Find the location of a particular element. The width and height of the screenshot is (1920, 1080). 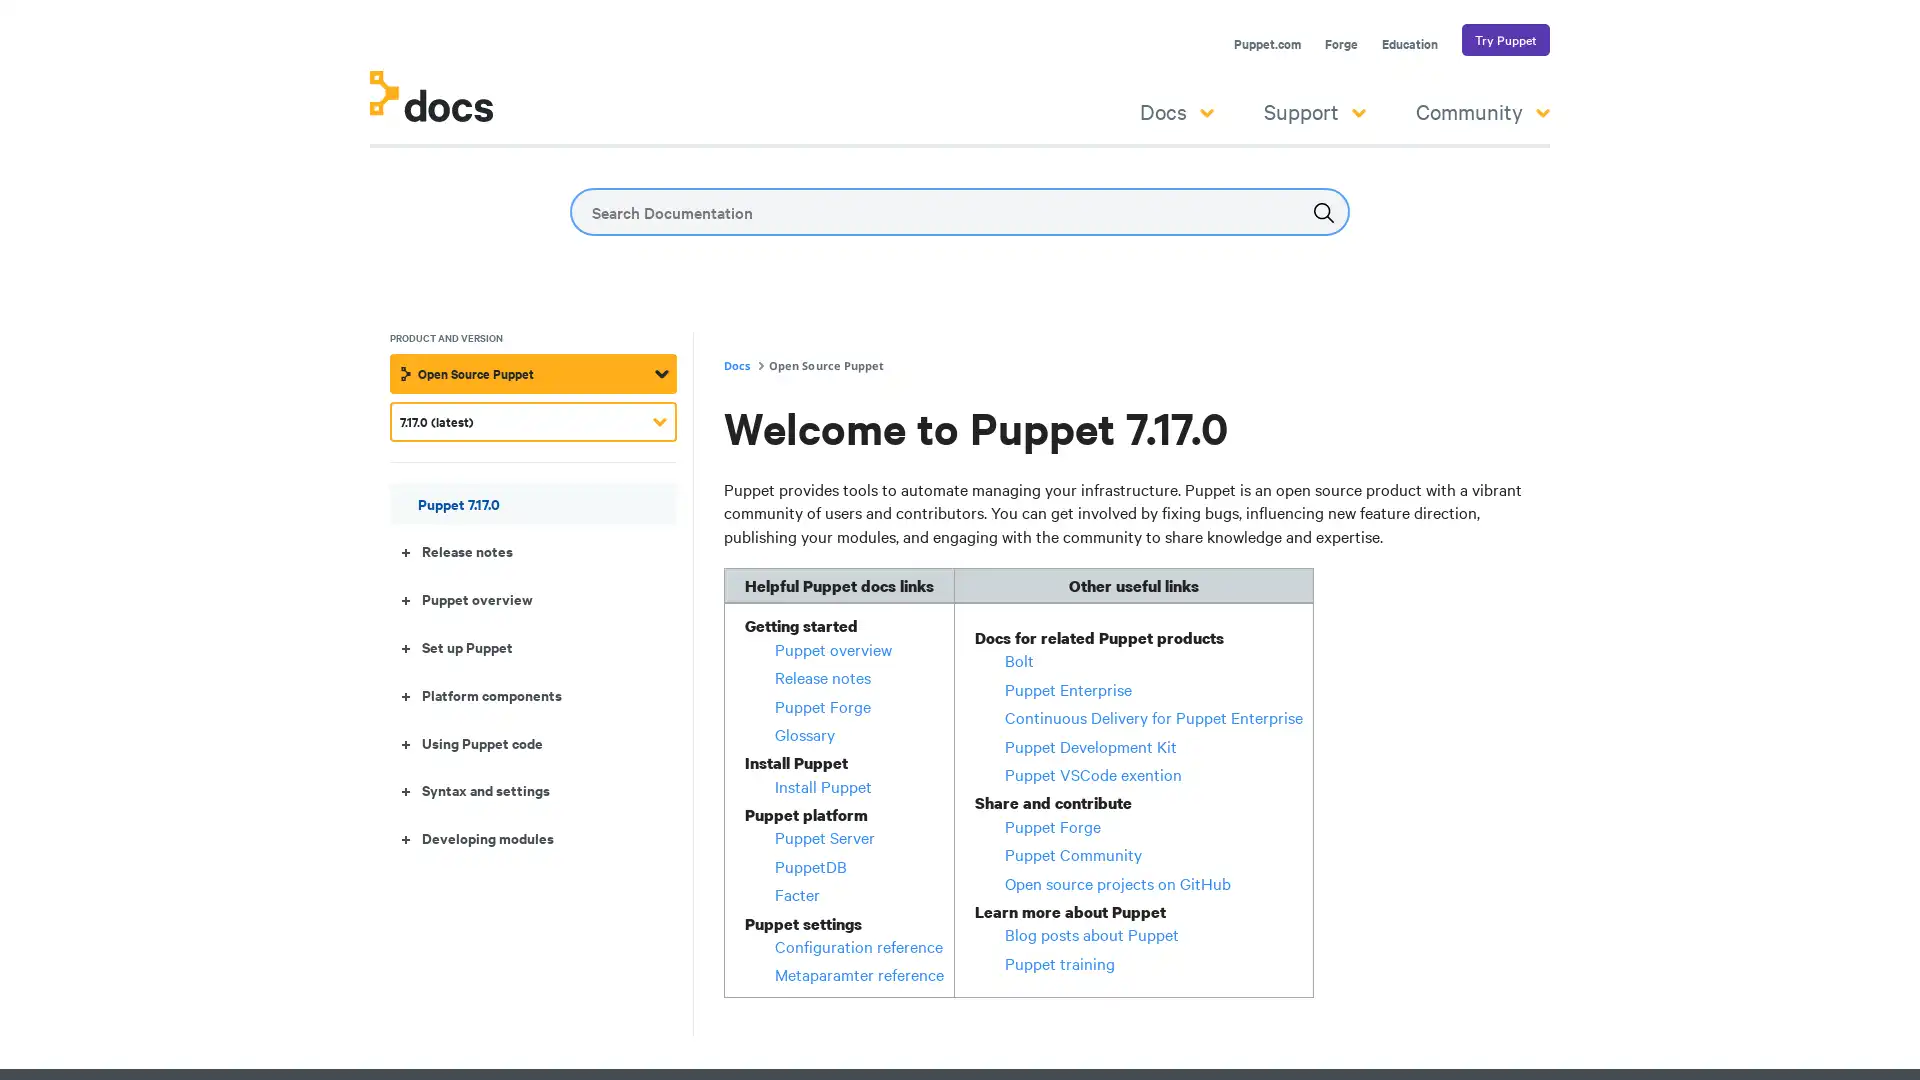

Docs is located at coordinates (1176, 121).